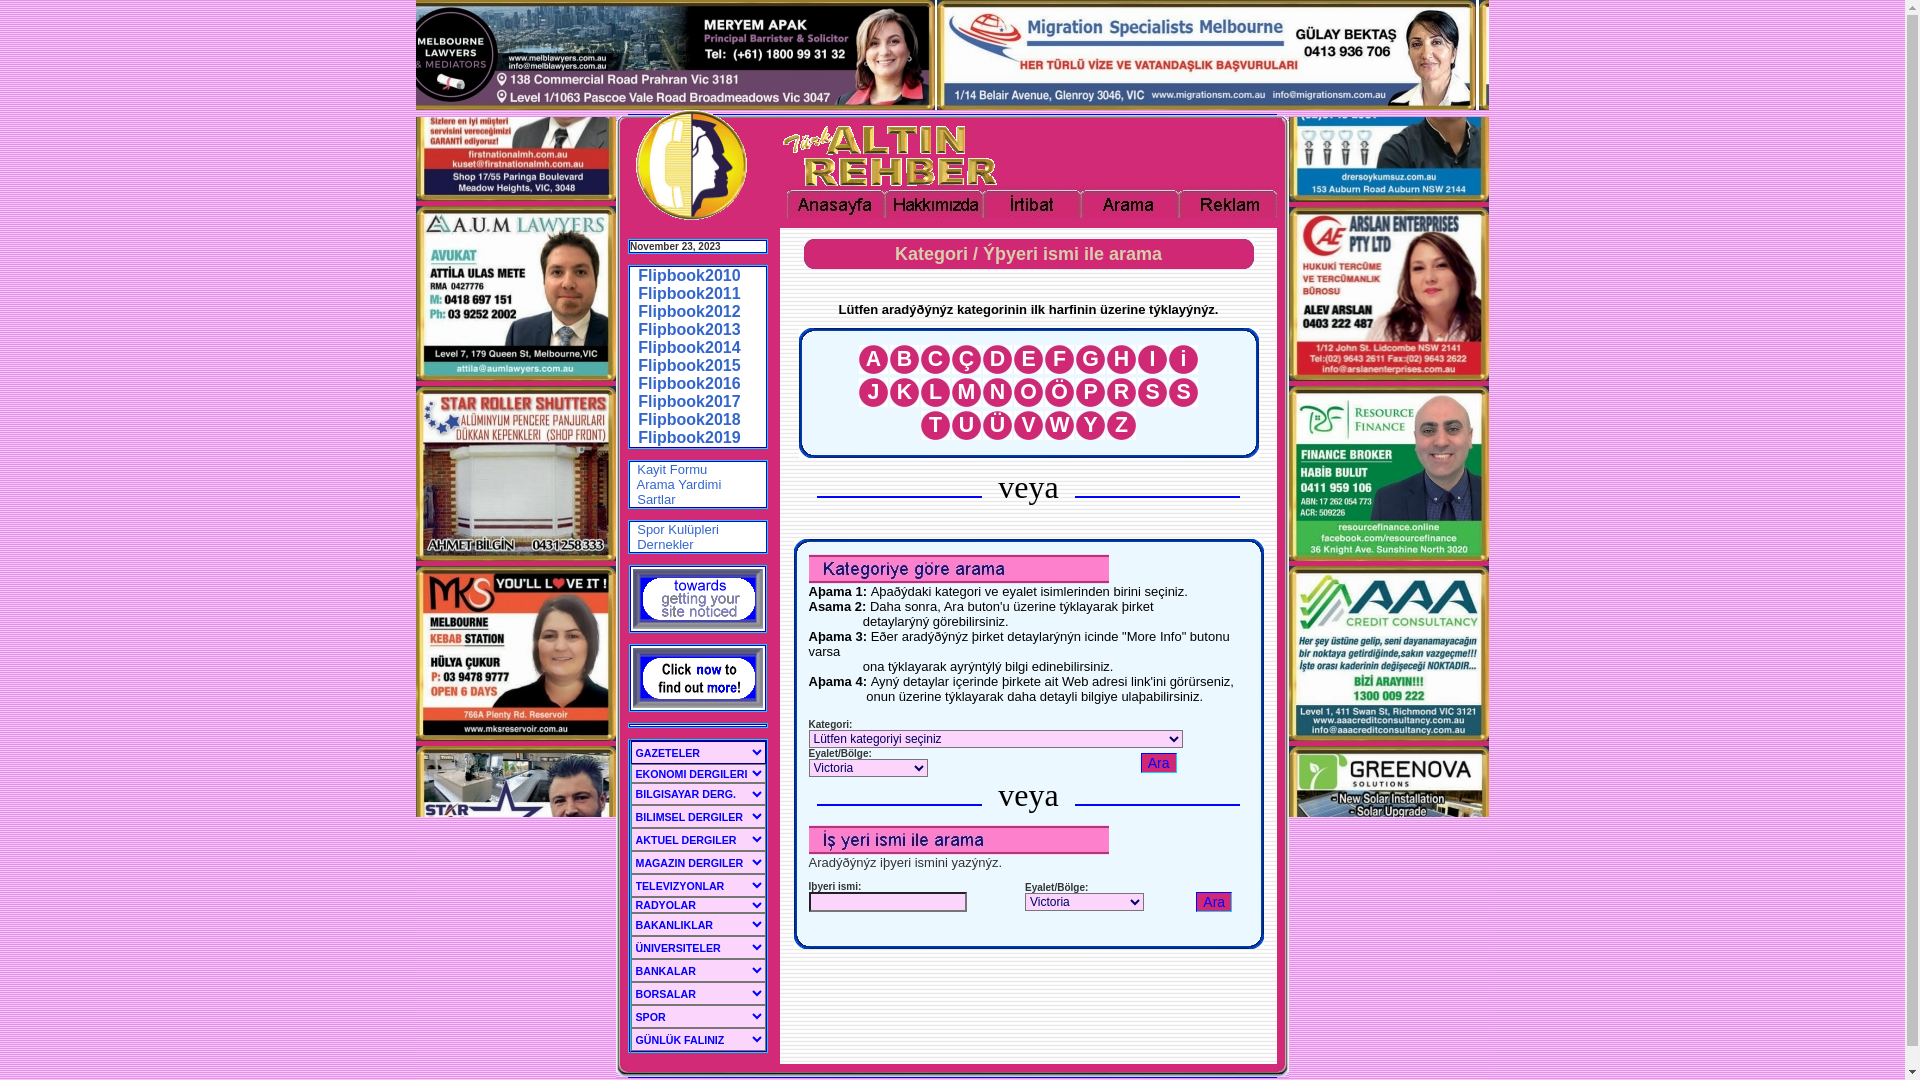 The height and width of the screenshot is (1080, 1920). What do you see at coordinates (997, 362) in the screenshot?
I see `'D'` at bounding box center [997, 362].